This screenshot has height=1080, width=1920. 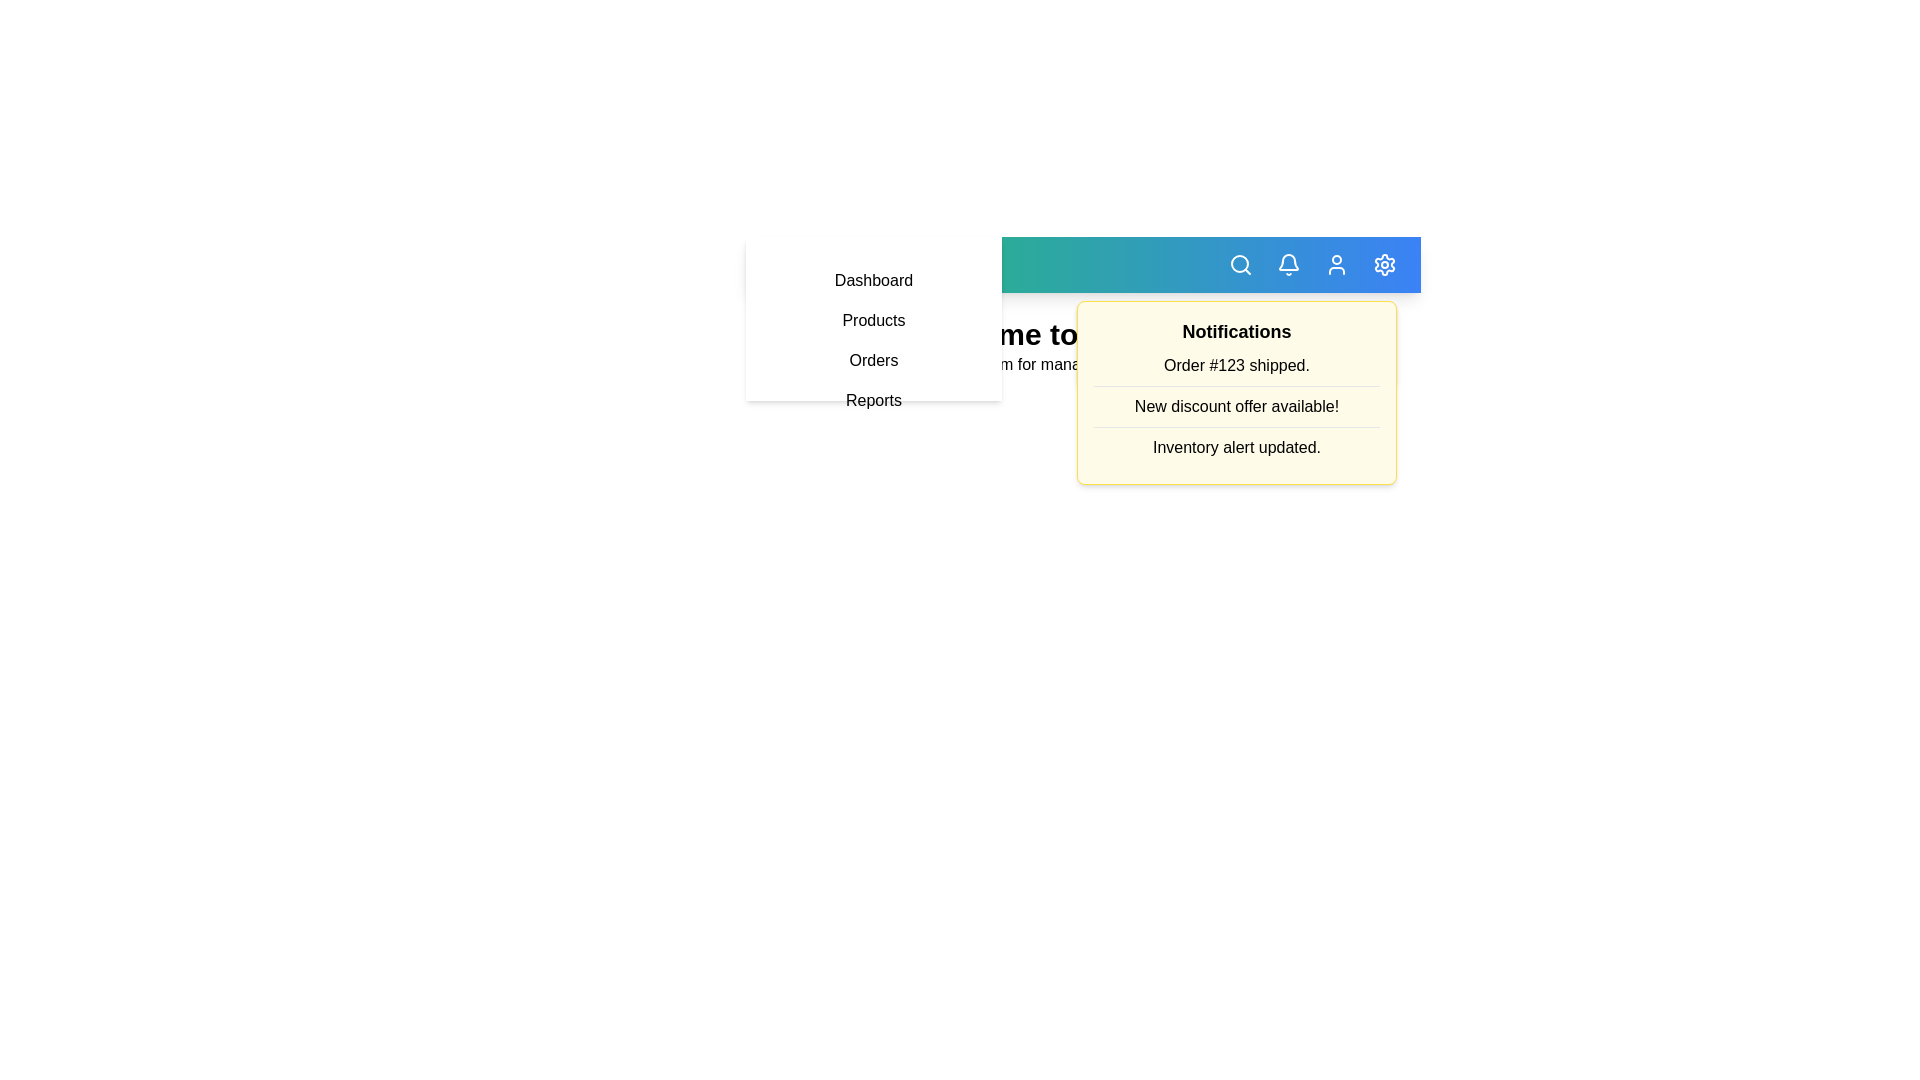 I want to click on the Notification Card located in the upper-right quadrant of the interface, so click(x=1236, y=393).